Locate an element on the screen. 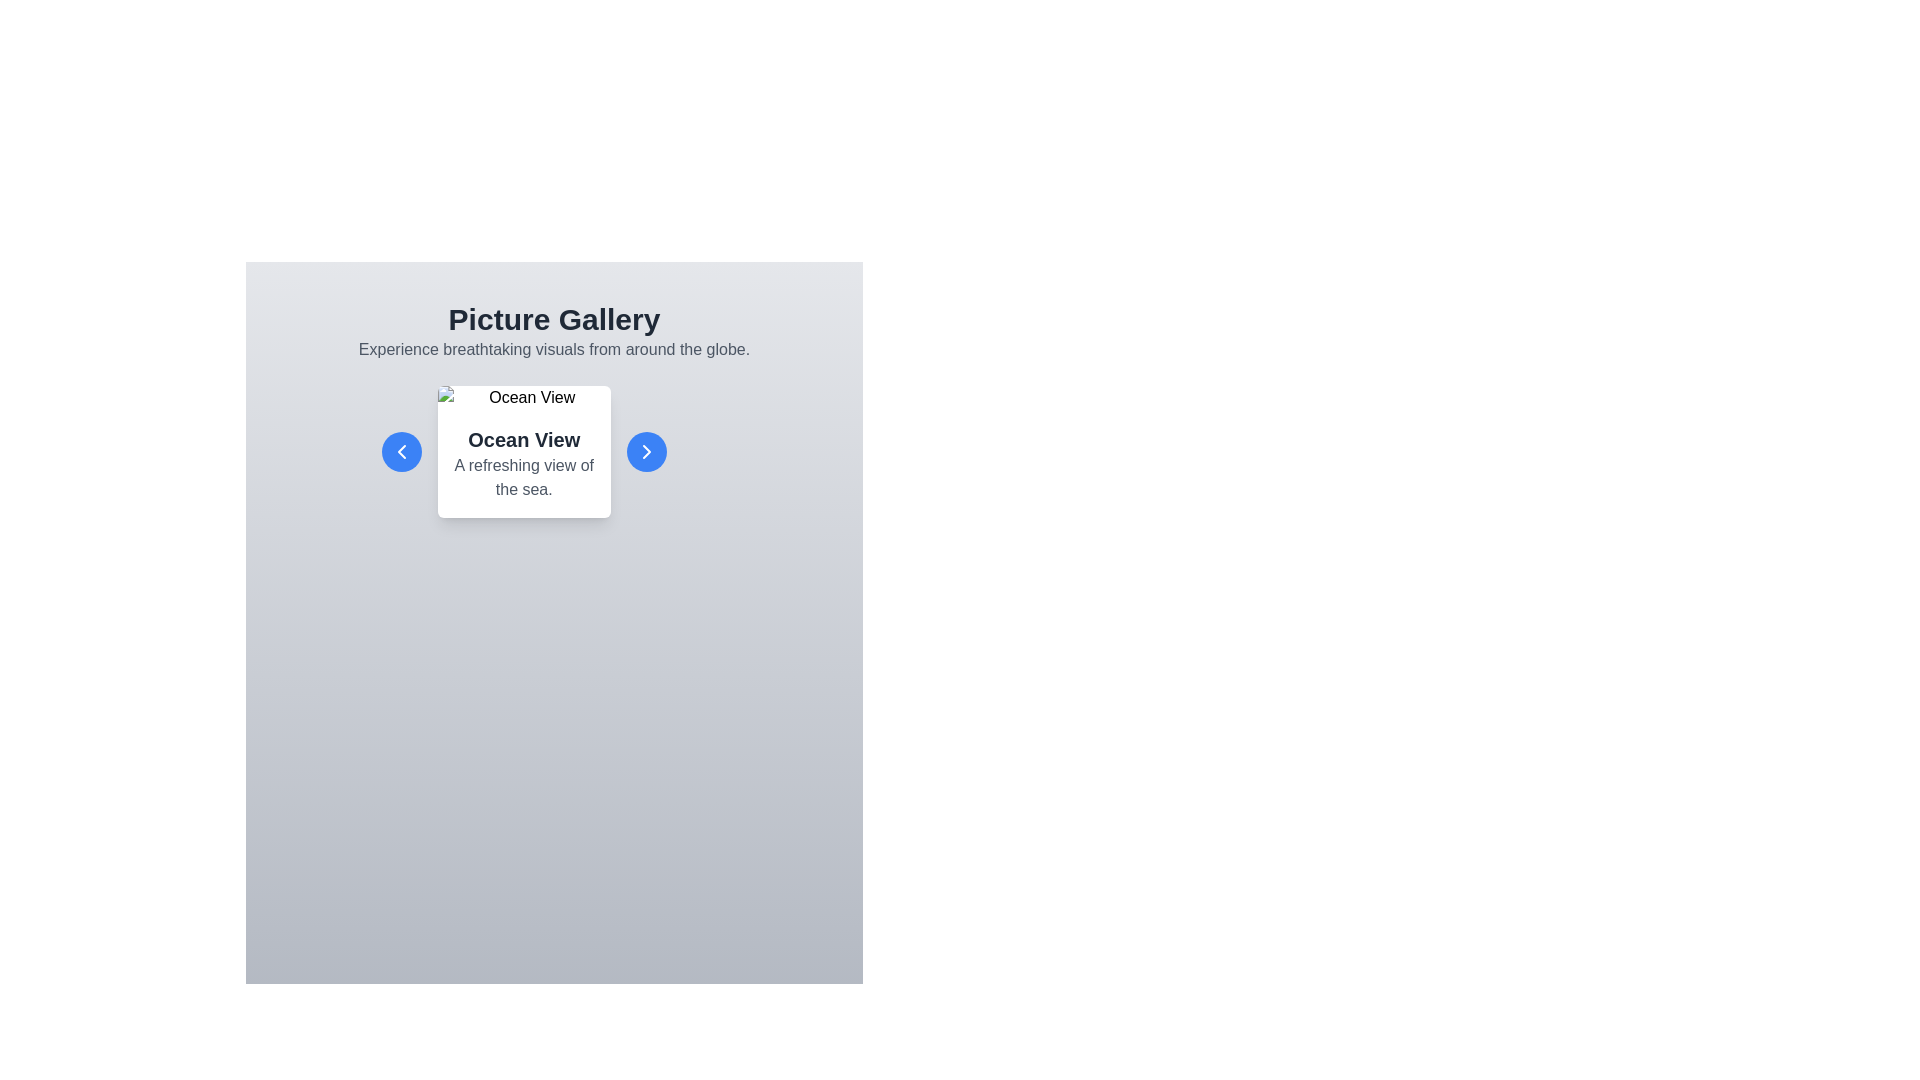  the chevron icon within the circular blue button on the right side of the central card is located at coordinates (646, 451).